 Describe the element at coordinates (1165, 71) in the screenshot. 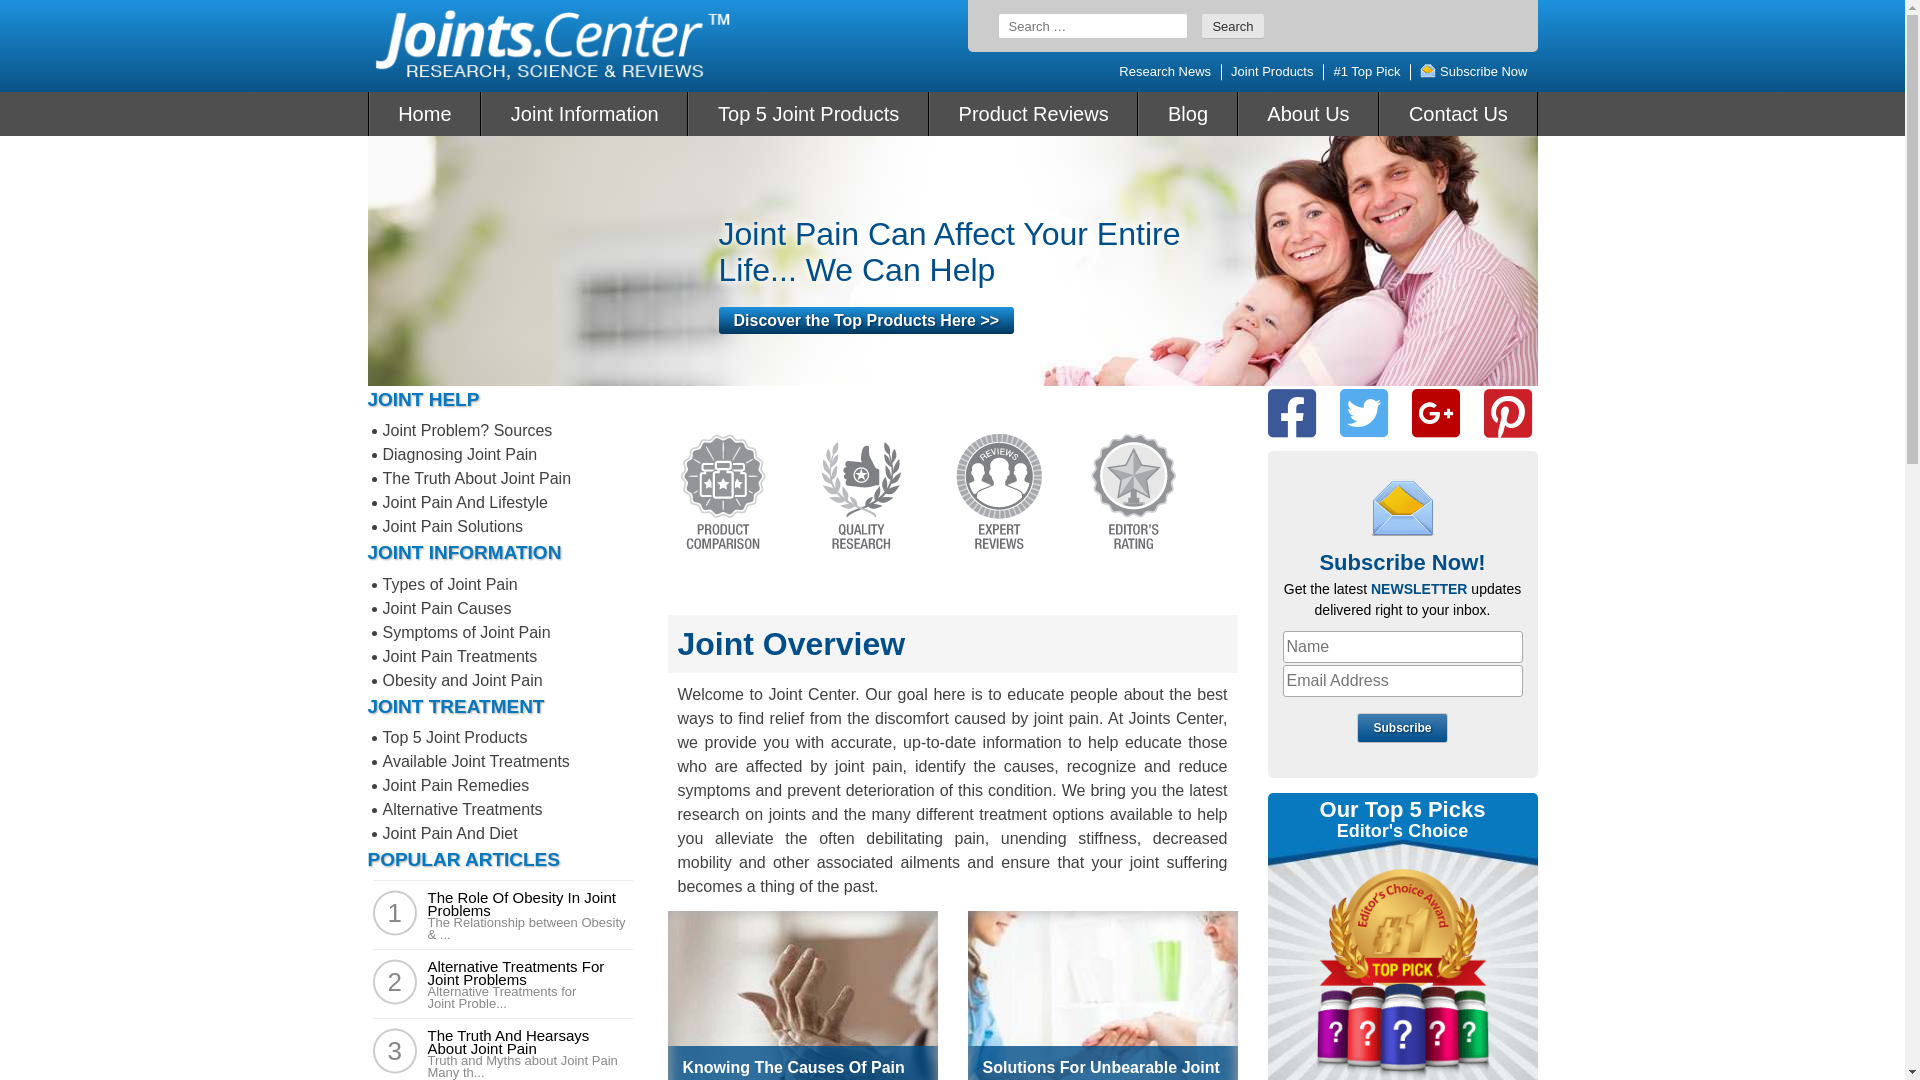

I see `'Research News'` at that location.